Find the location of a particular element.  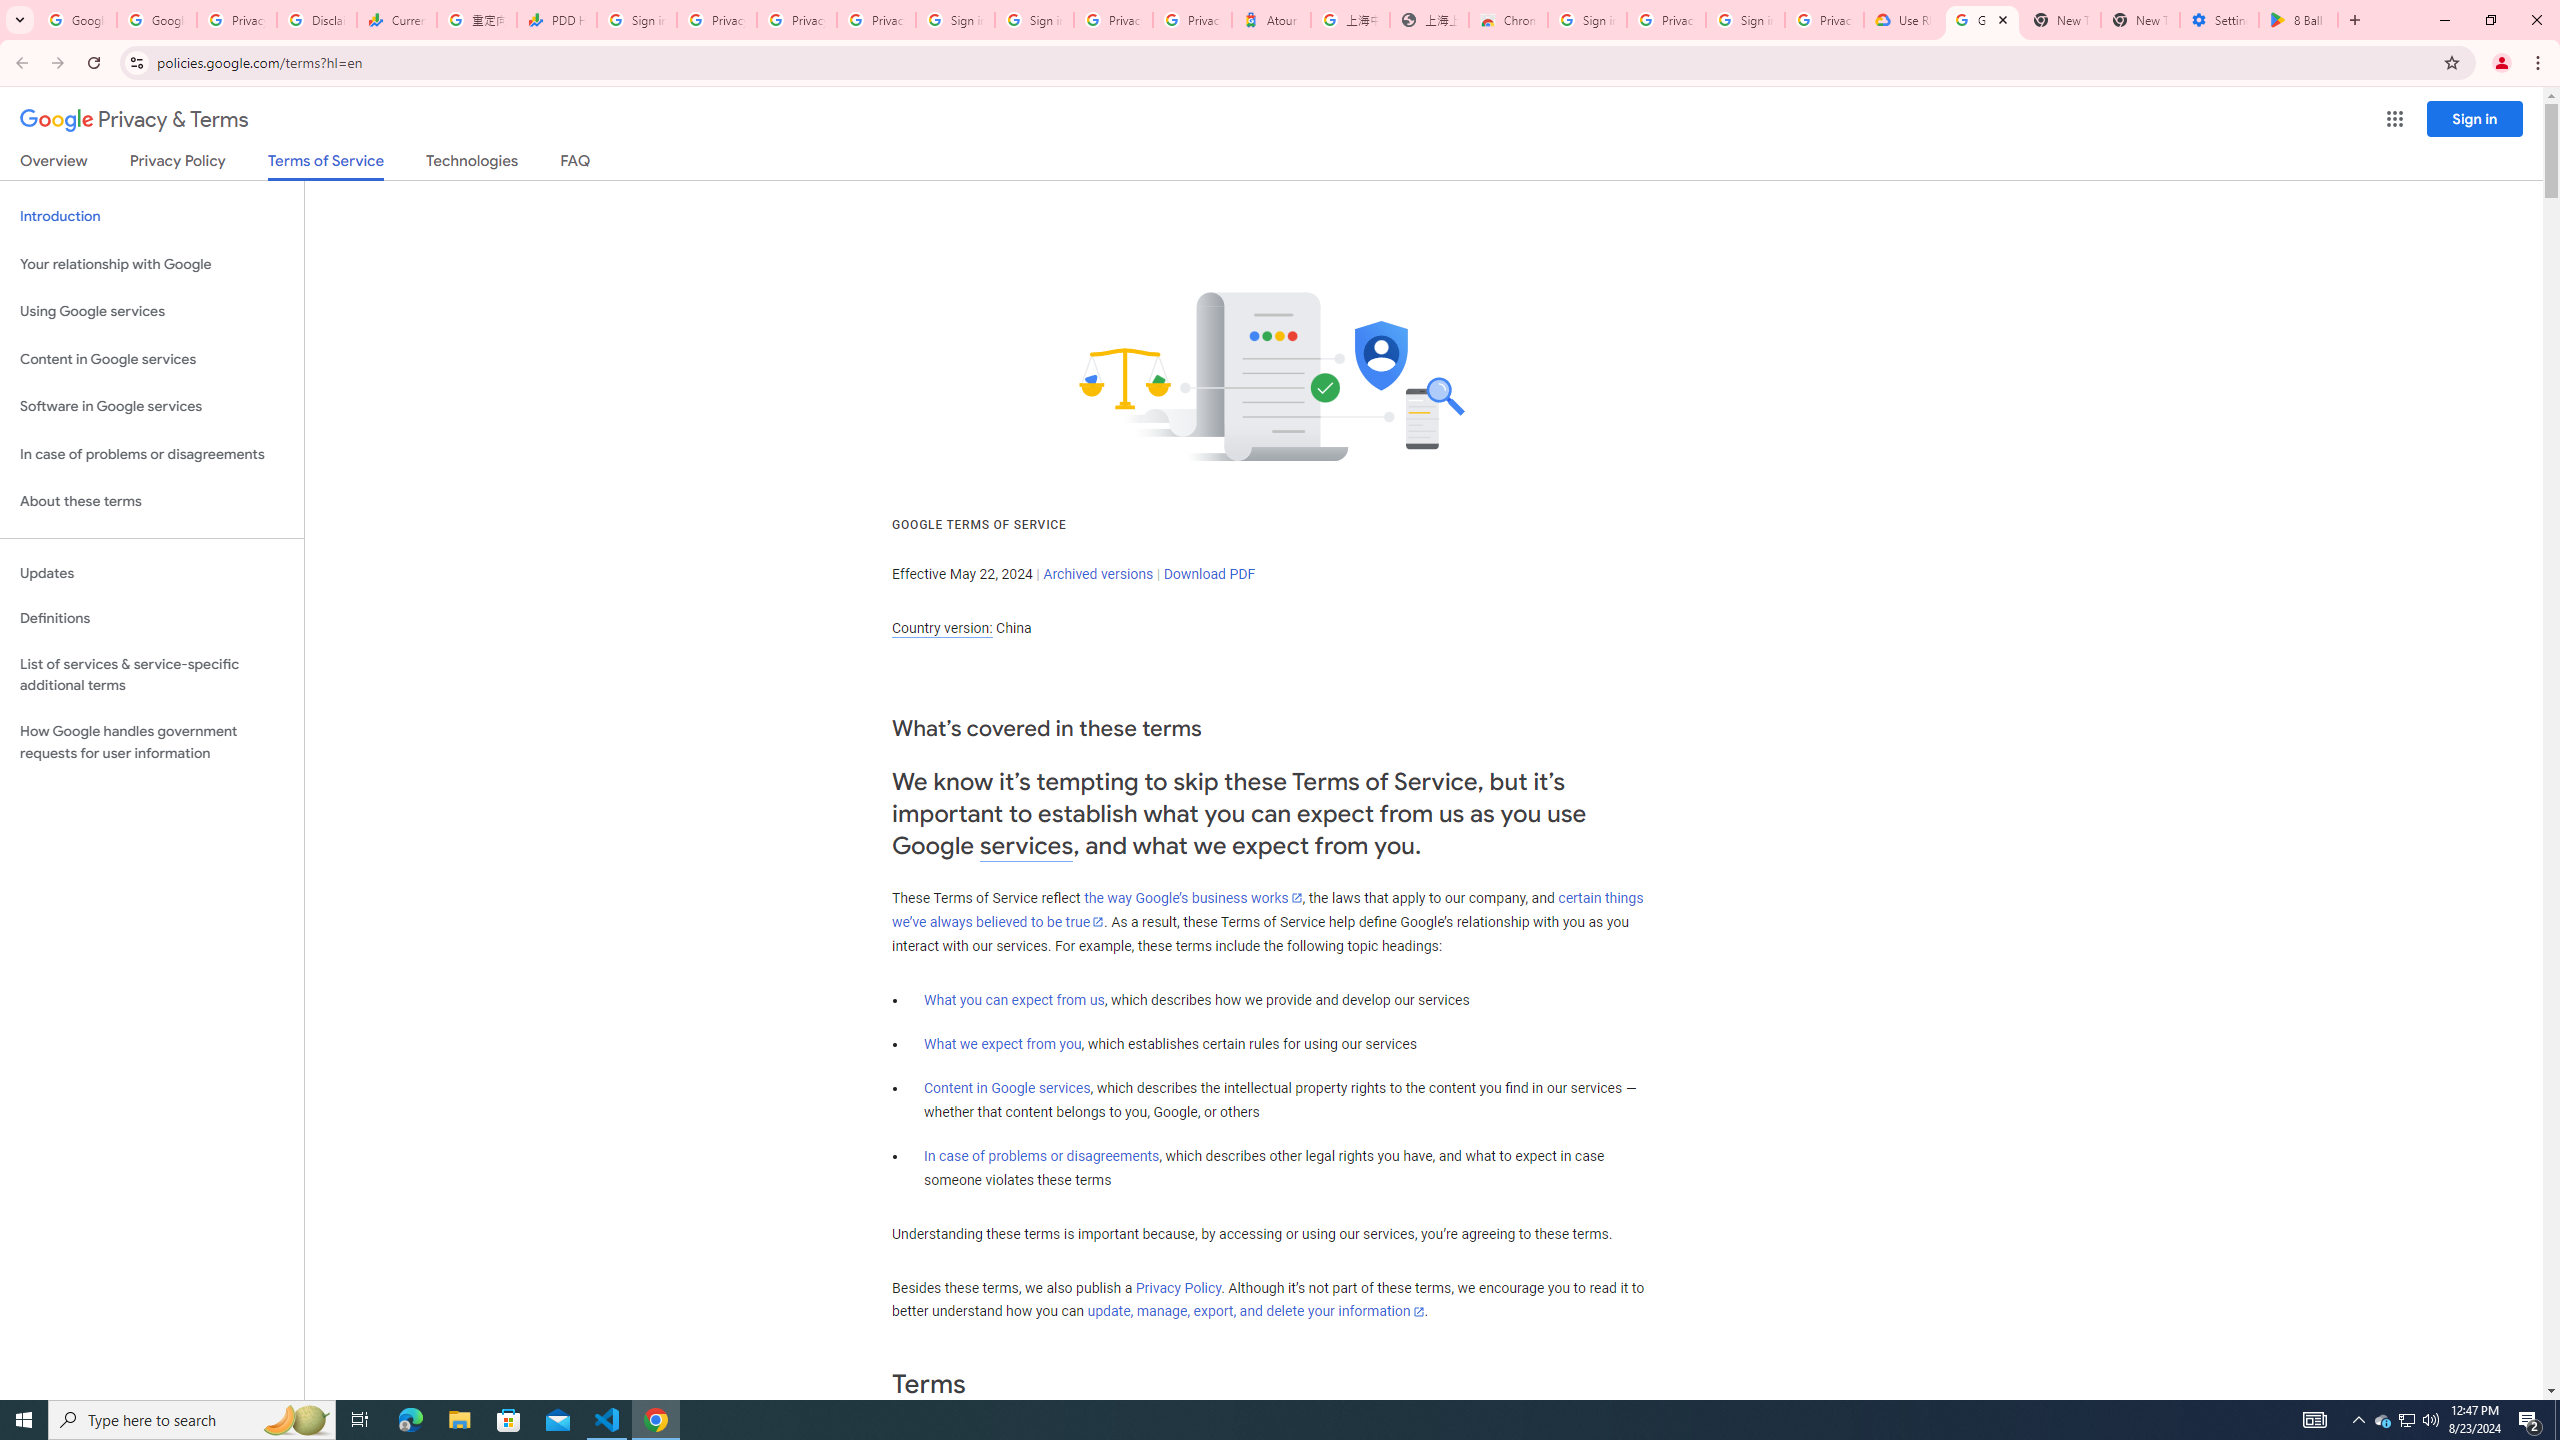

'Sign in - Google Accounts' is located at coordinates (953, 19).